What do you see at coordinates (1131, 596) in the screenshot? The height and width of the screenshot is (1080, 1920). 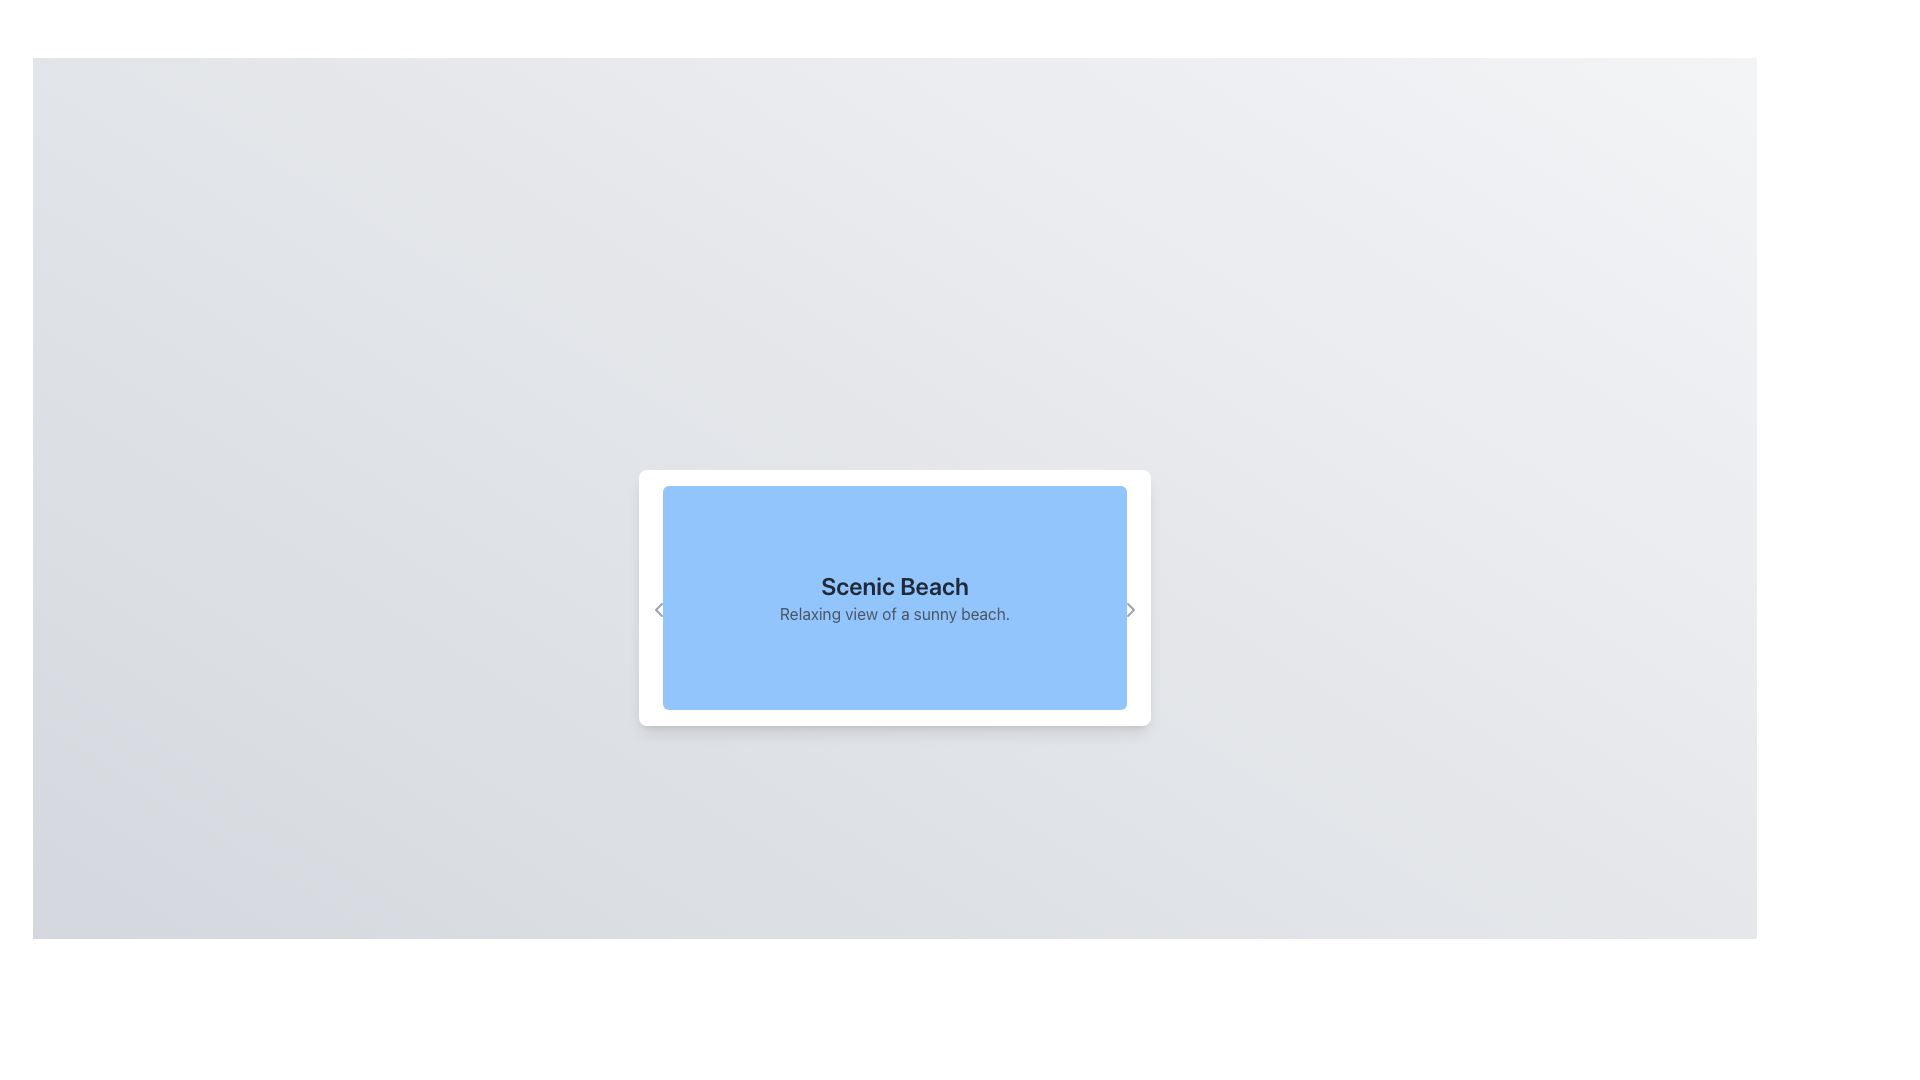 I see `the rightward-facing navigation button located on the far right side of the card component, which allows users` at bounding box center [1131, 596].